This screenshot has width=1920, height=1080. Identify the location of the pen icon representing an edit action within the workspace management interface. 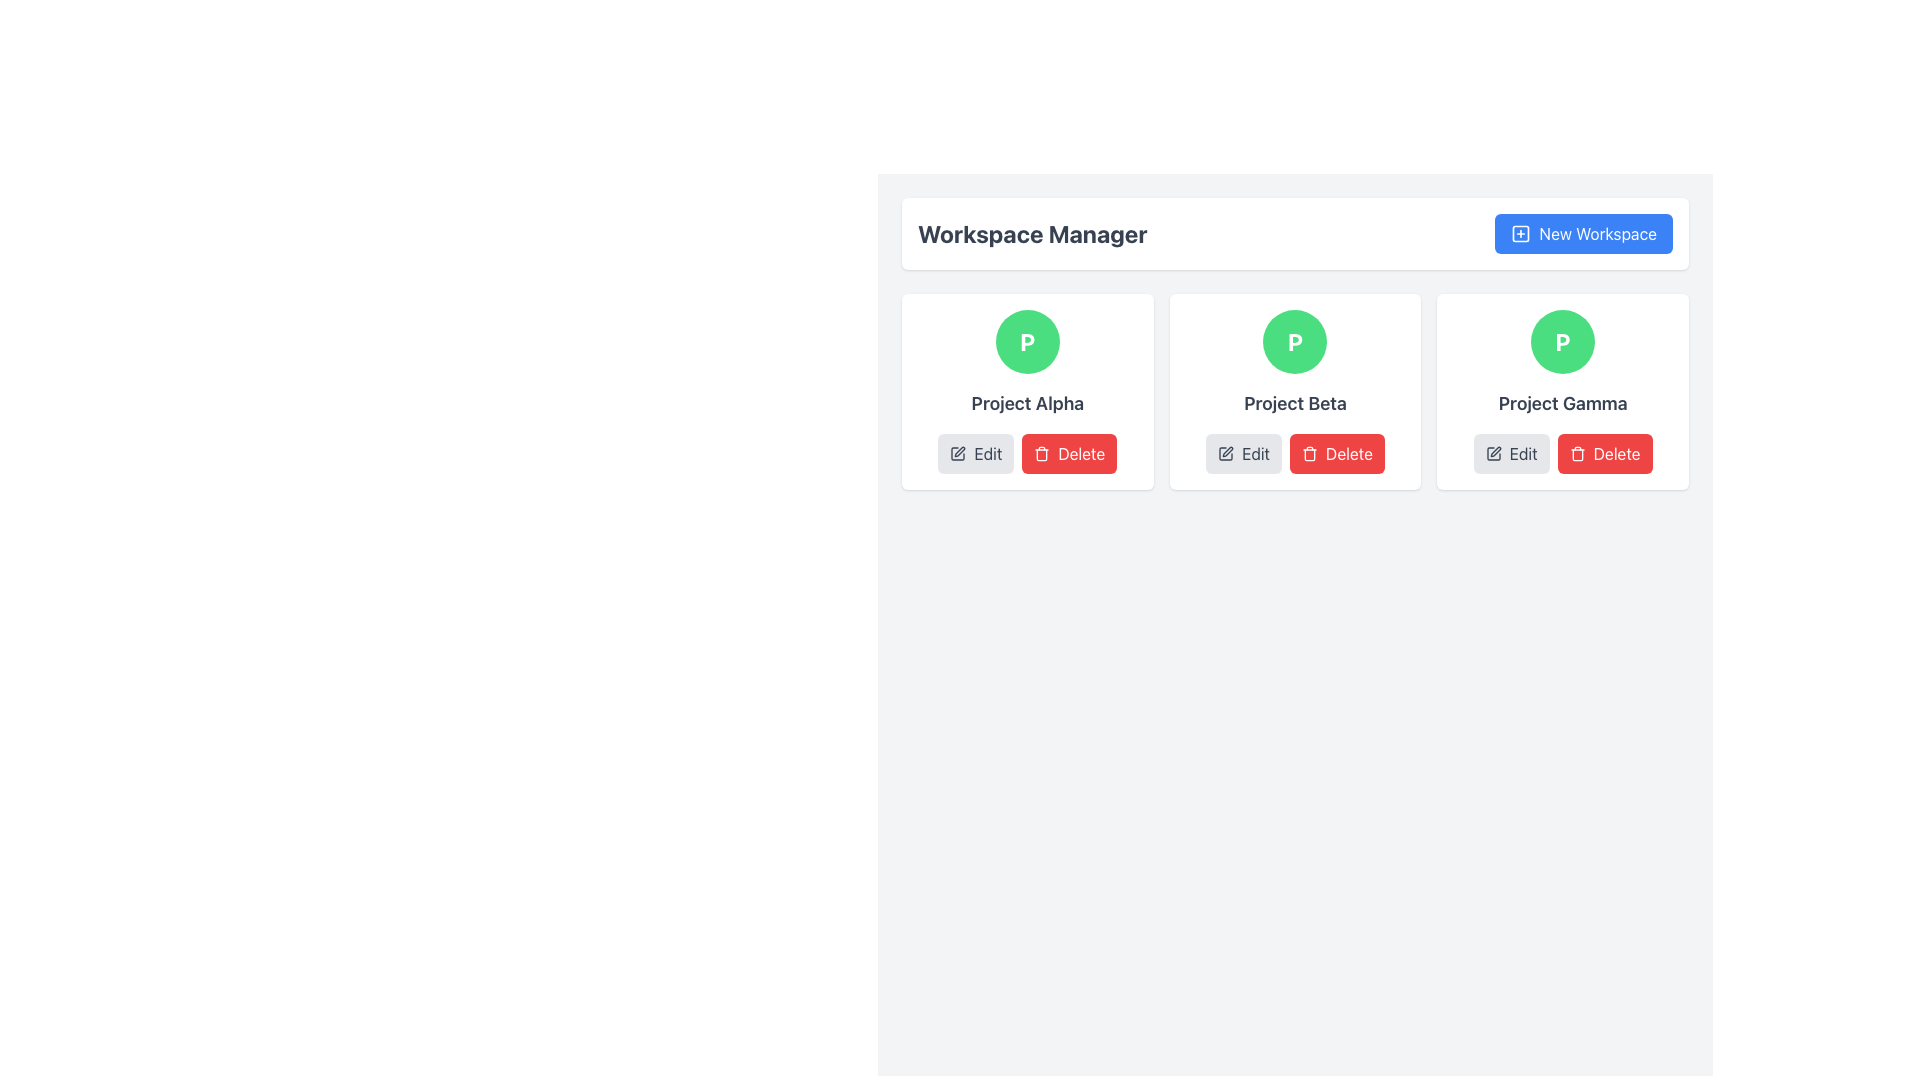
(960, 451).